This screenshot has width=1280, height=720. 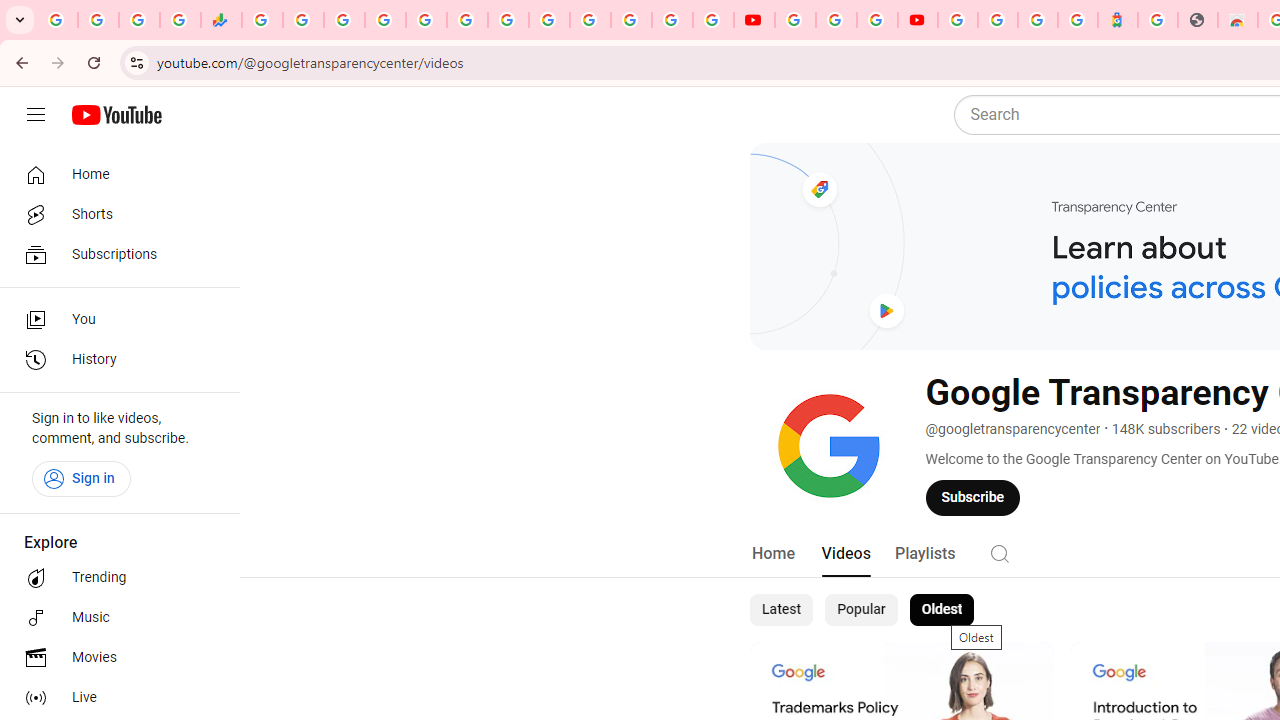 What do you see at coordinates (999, 553) in the screenshot?
I see `'Search'` at bounding box center [999, 553].